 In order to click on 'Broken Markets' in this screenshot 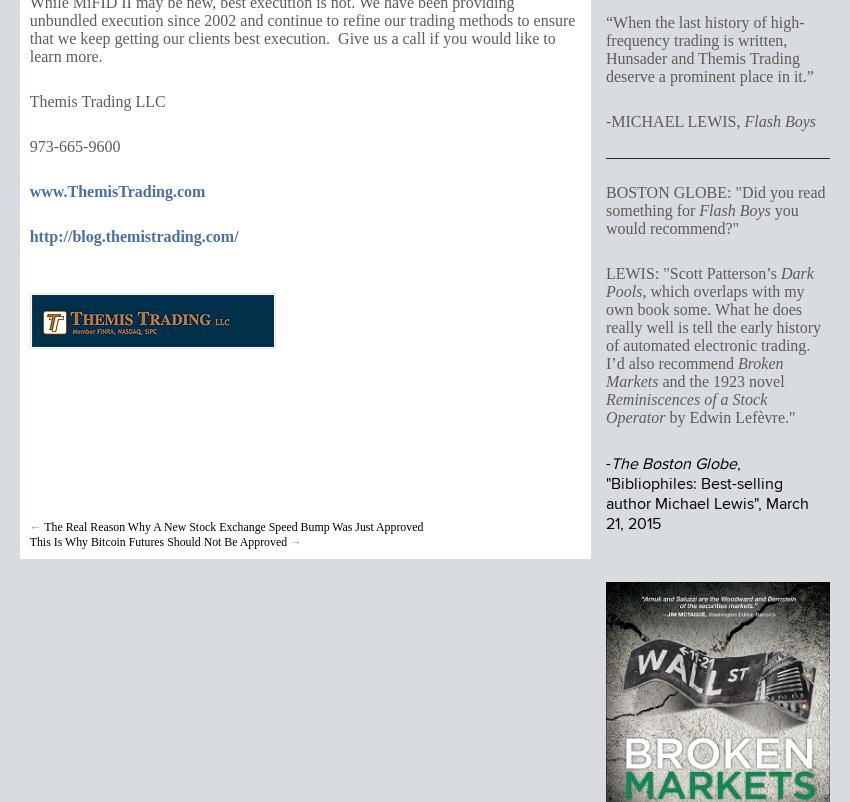, I will do `click(693, 371)`.